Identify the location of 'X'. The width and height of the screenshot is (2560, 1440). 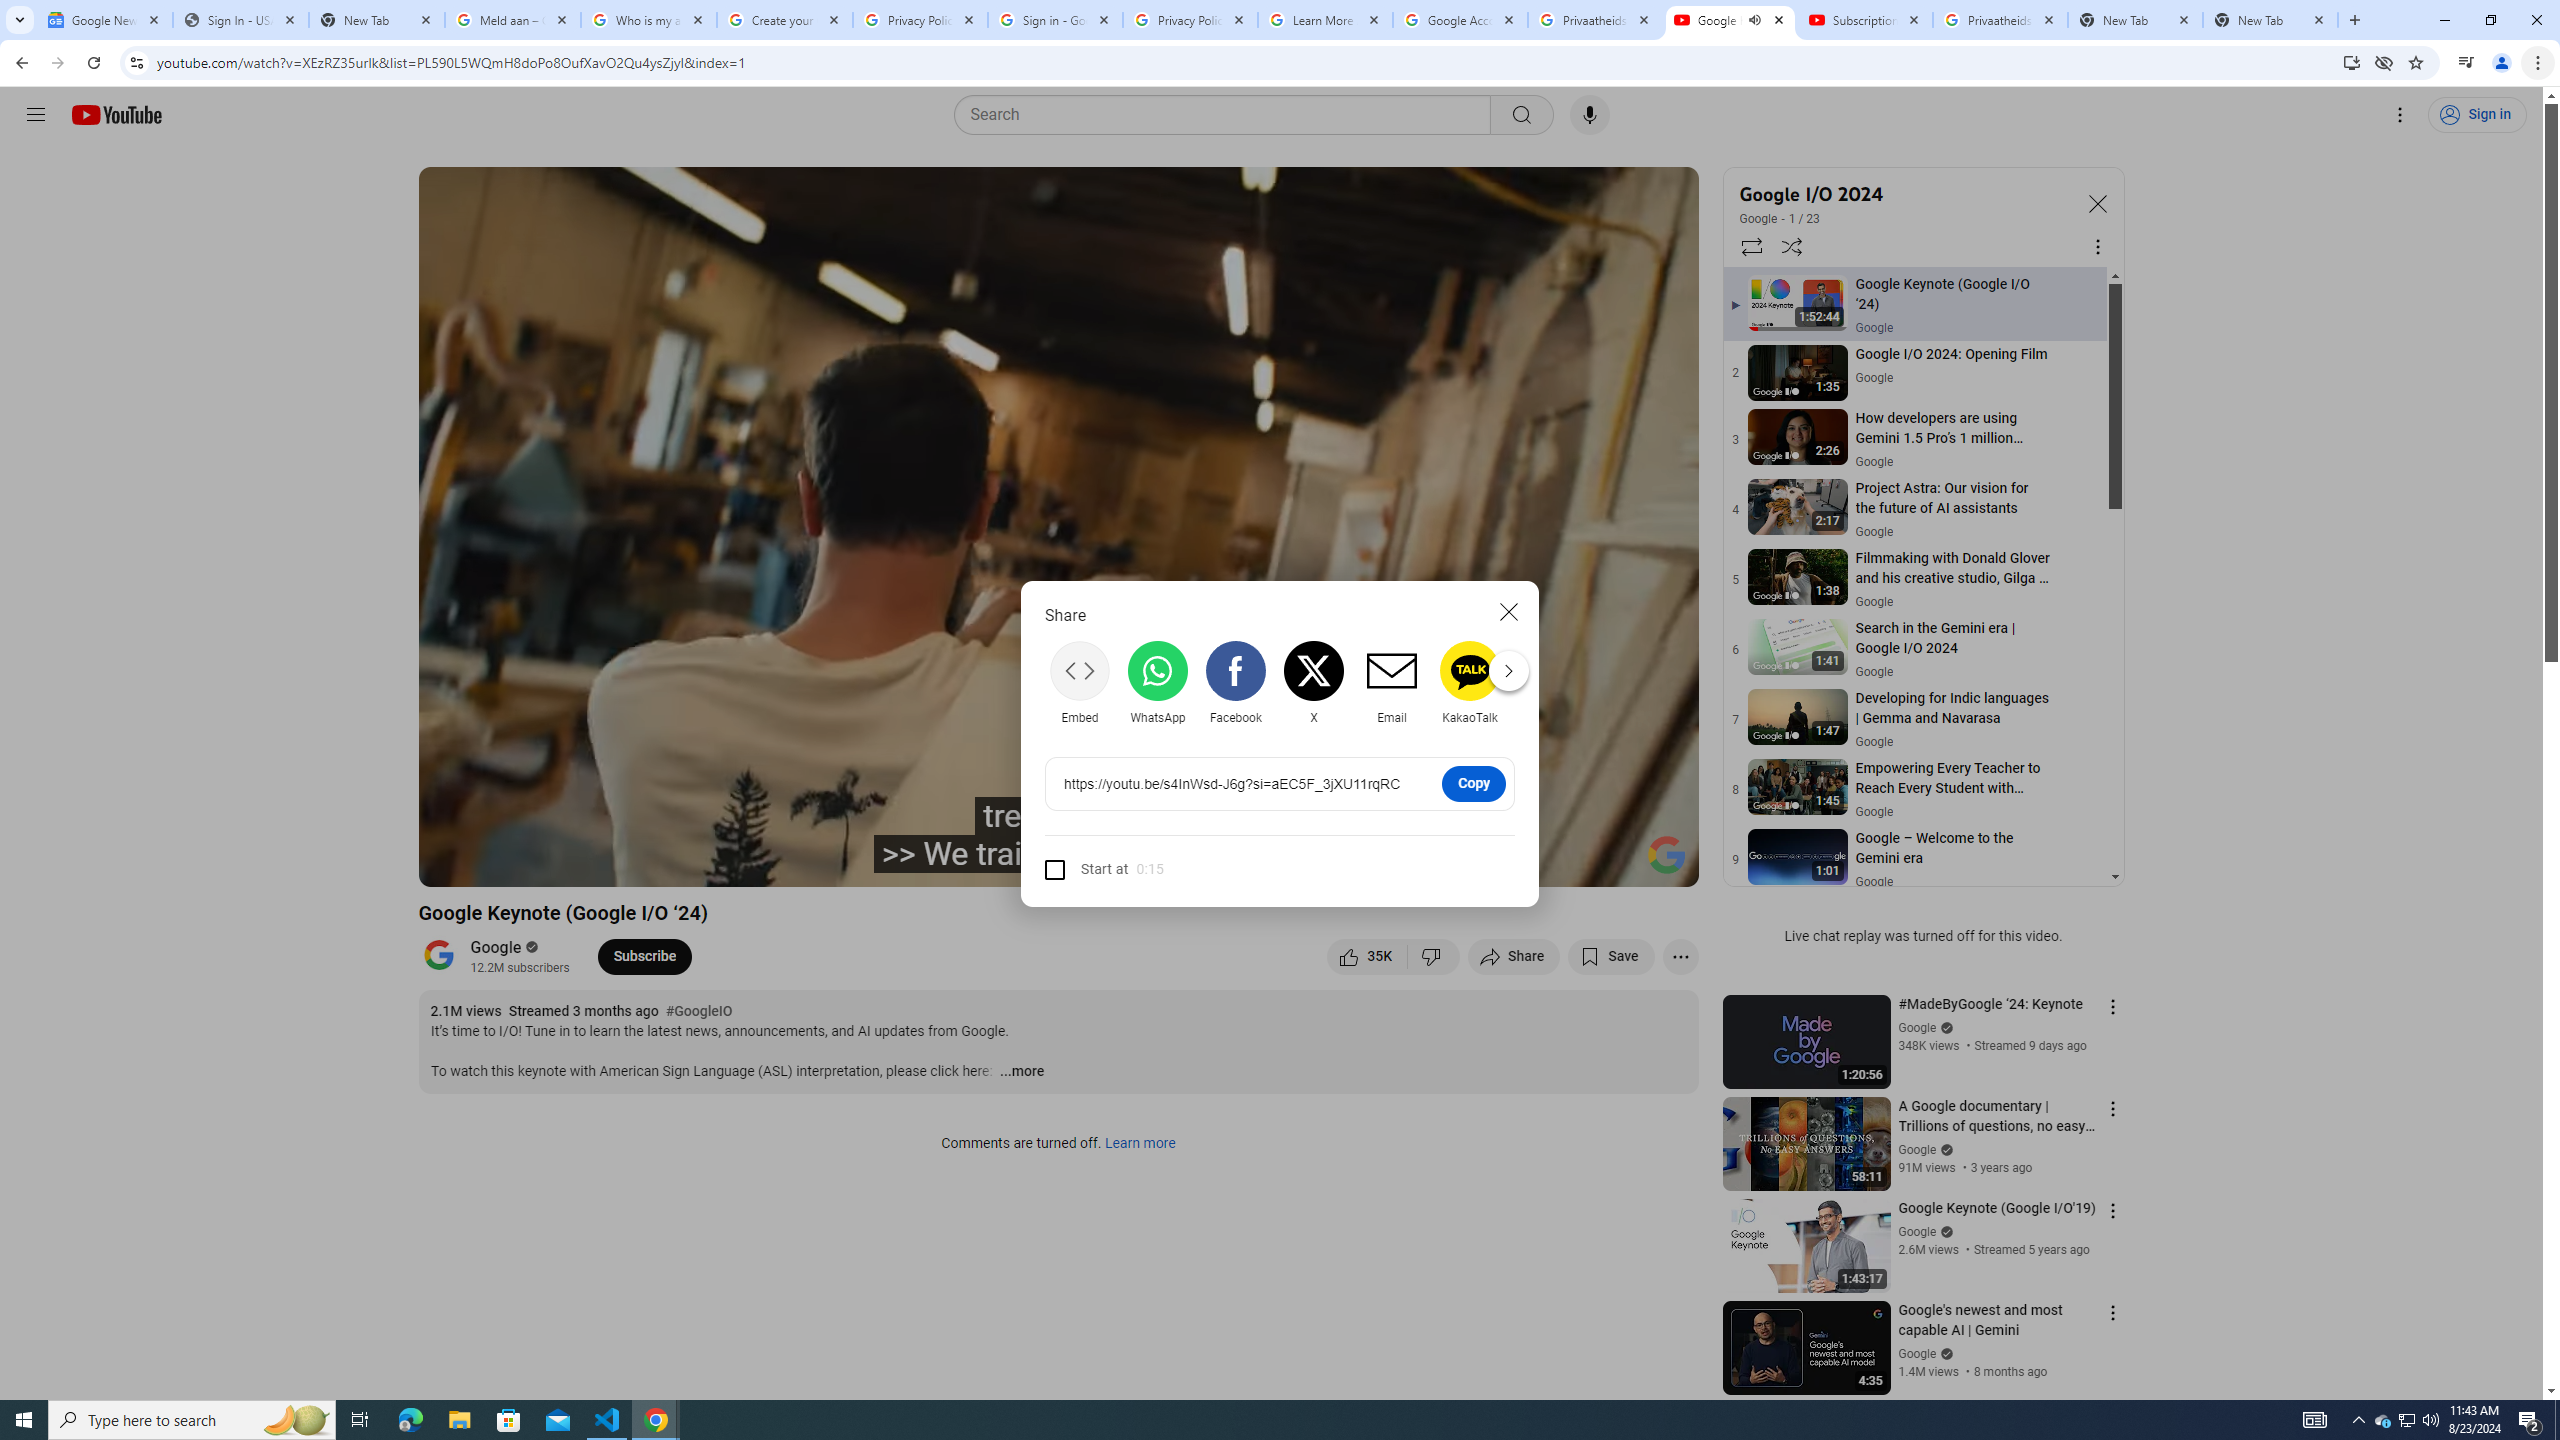
(1313, 682).